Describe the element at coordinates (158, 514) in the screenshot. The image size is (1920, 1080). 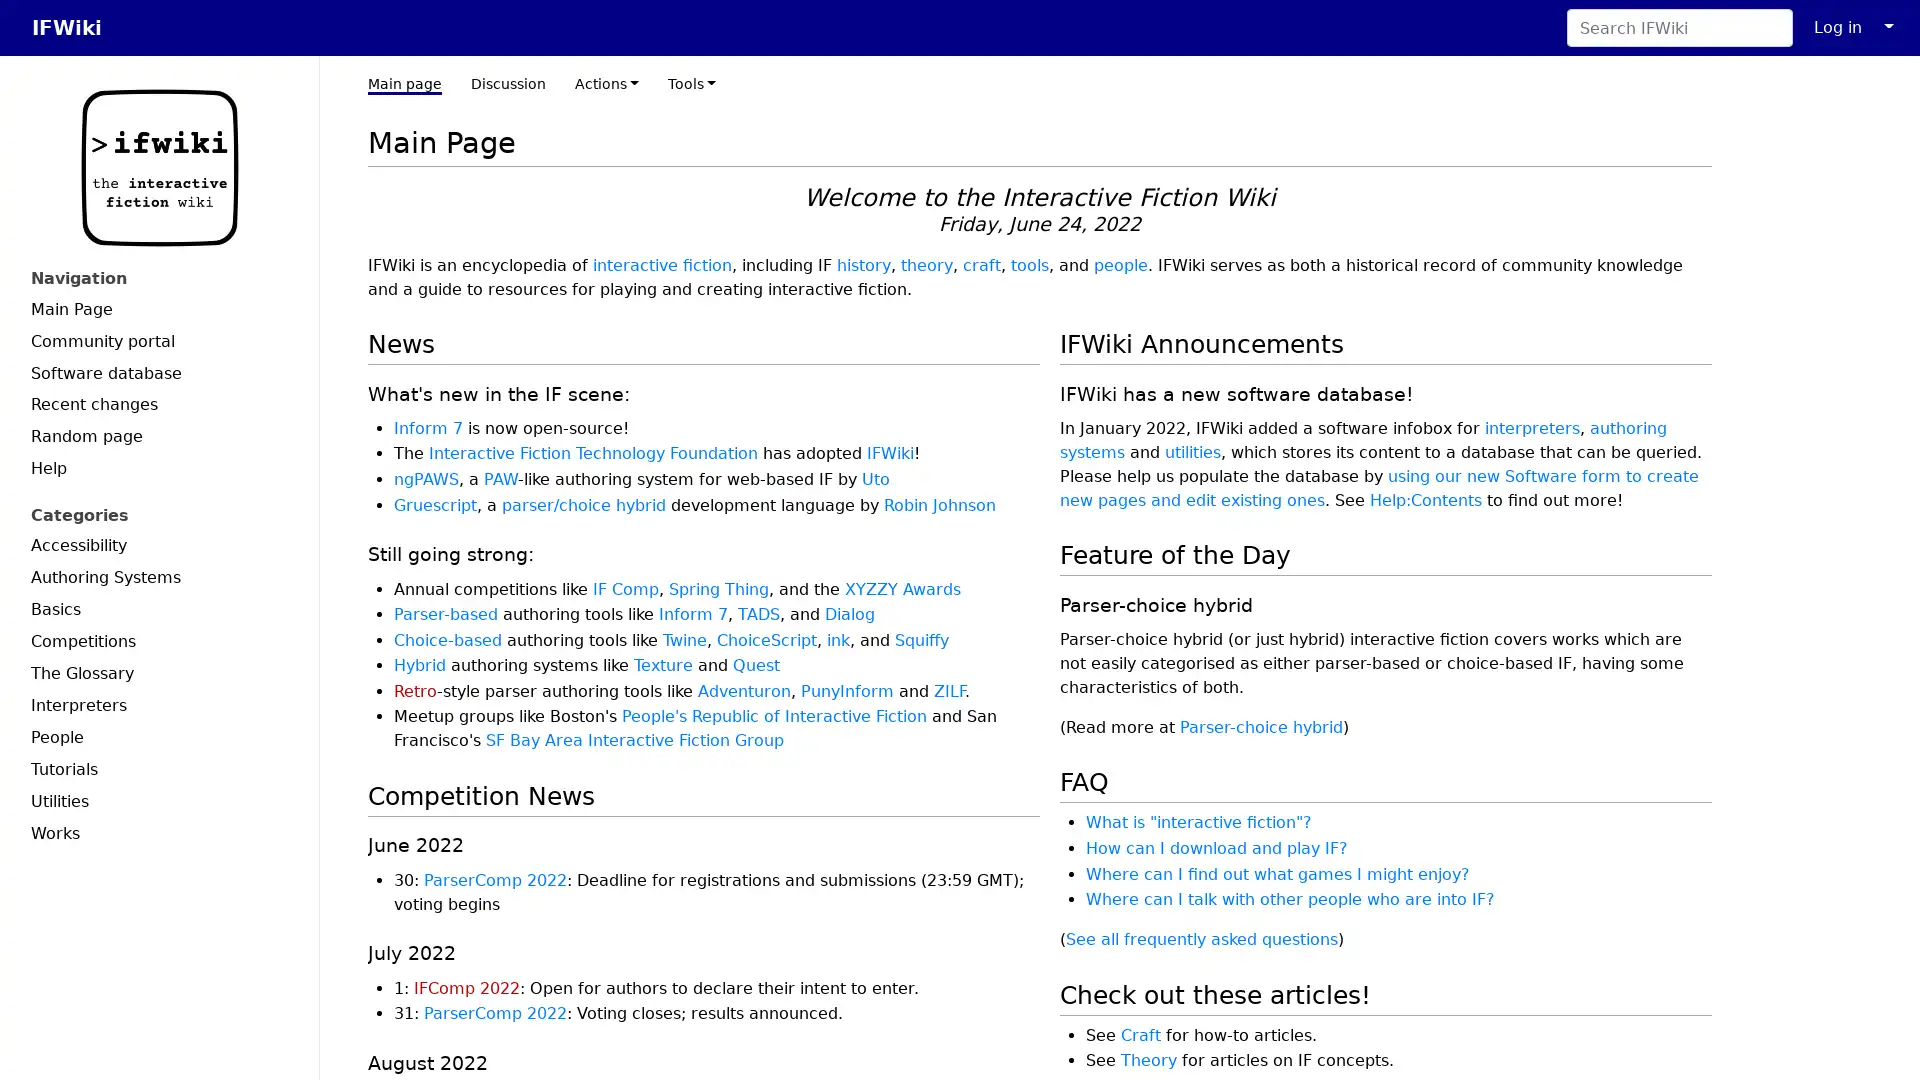
I see `Categories` at that location.